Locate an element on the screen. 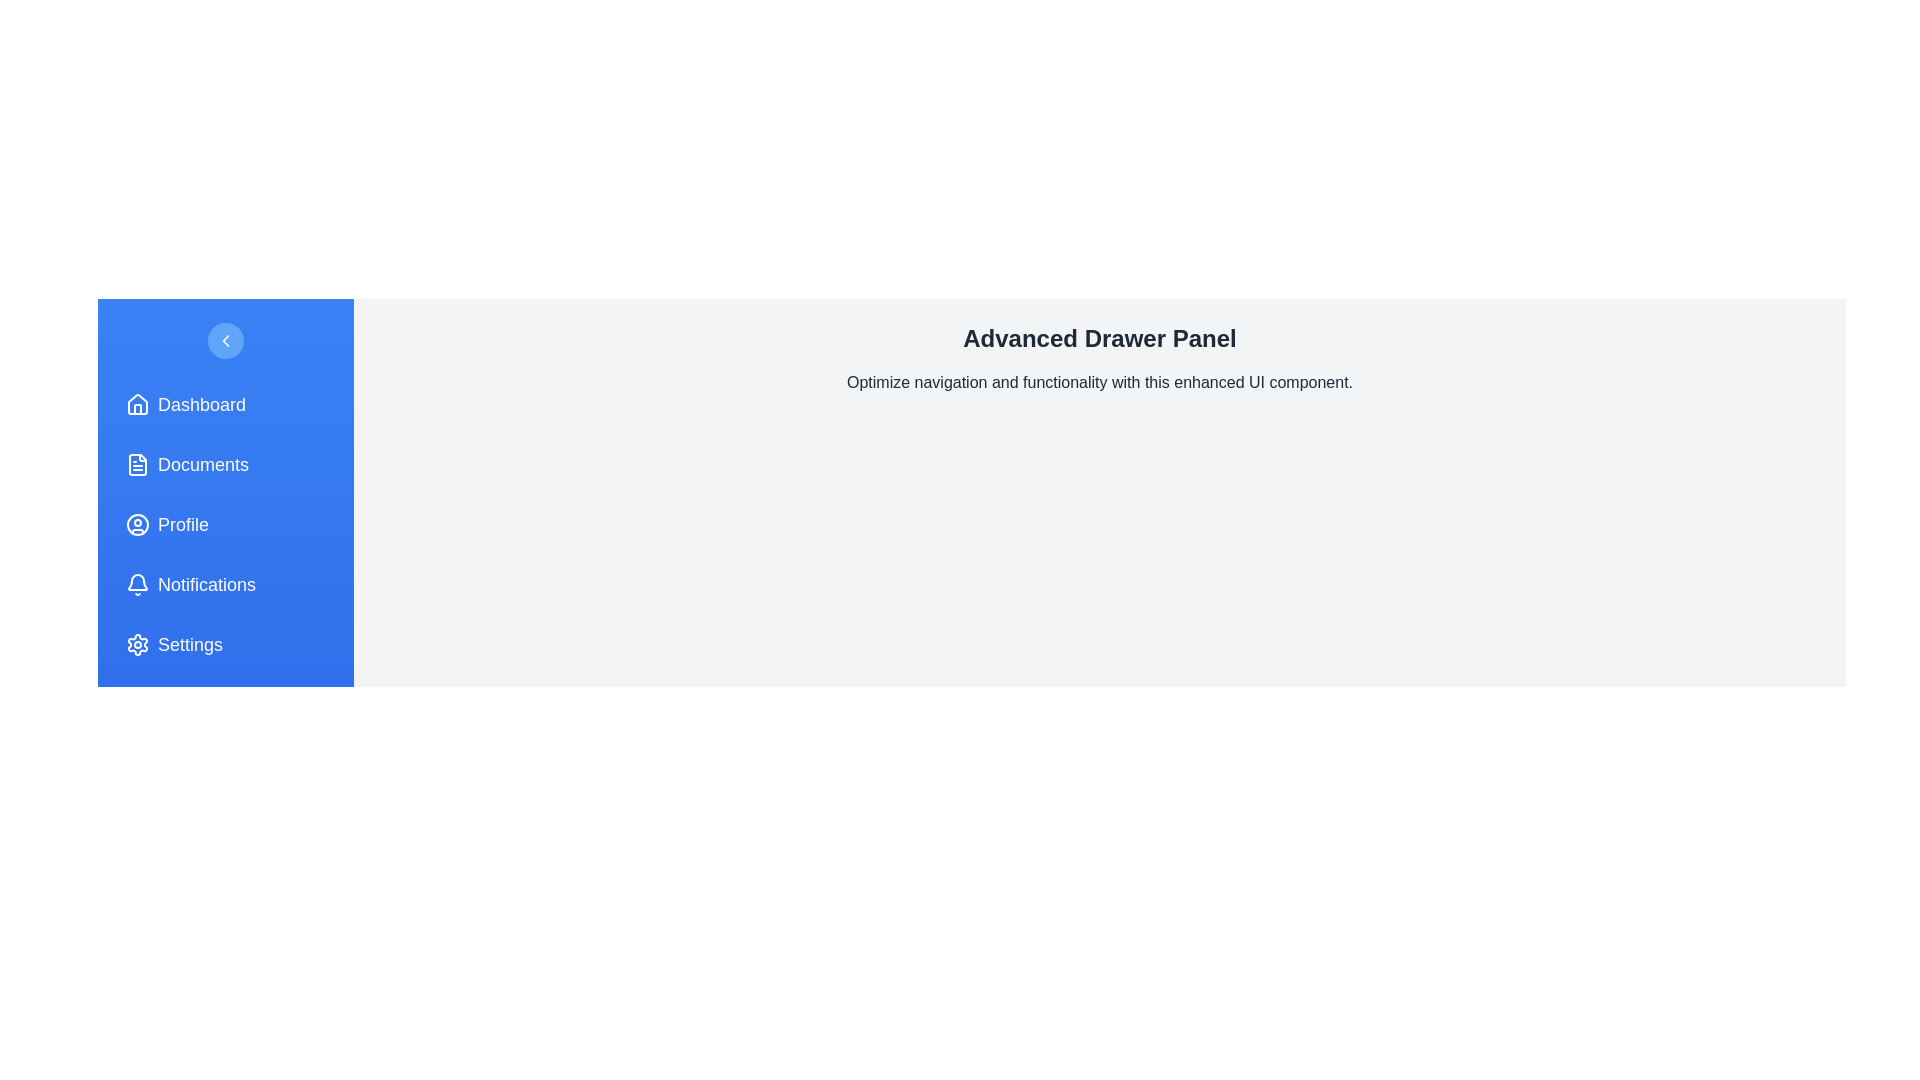 Image resolution: width=1920 pixels, height=1080 pixels. toggle button to change the drawer's state is located at coordinates (225, 339).